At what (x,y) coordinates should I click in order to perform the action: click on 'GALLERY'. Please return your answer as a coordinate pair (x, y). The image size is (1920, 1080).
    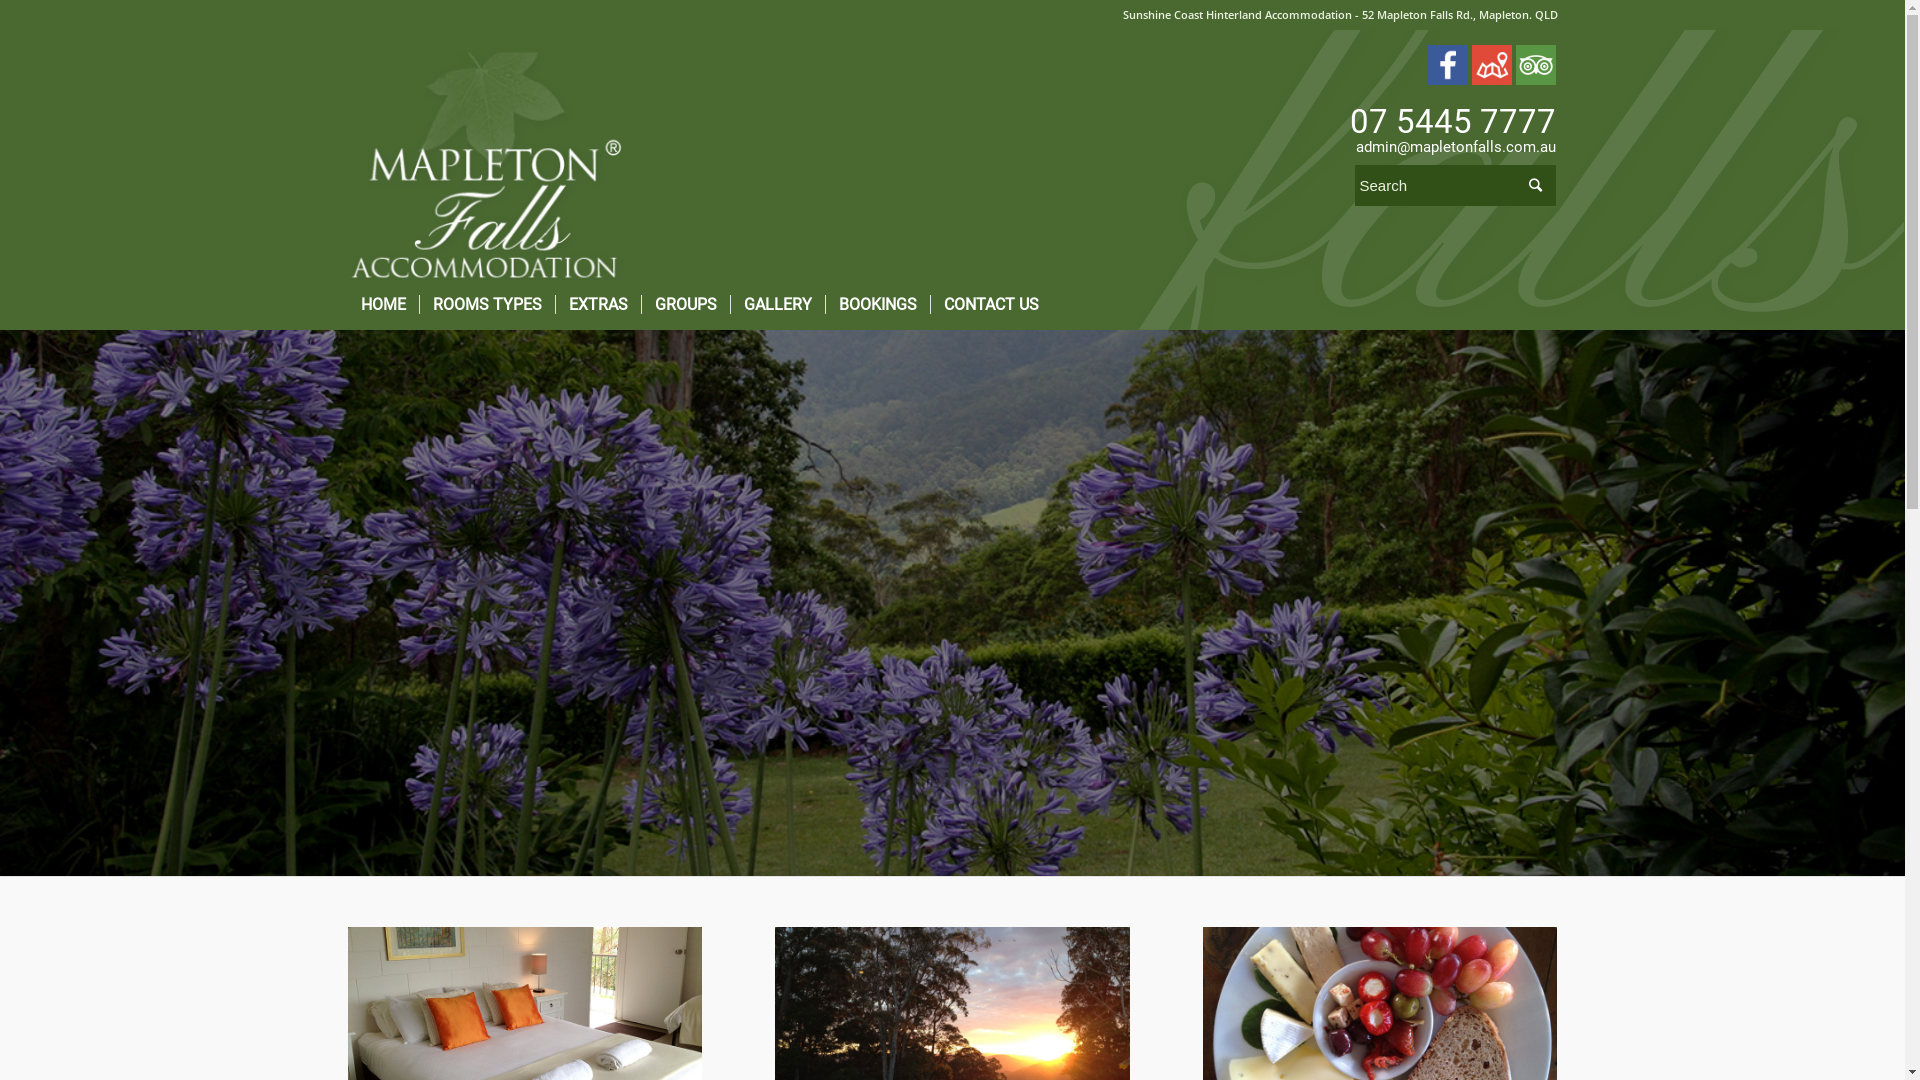
    Looking at the image, I should click on (776, 304).